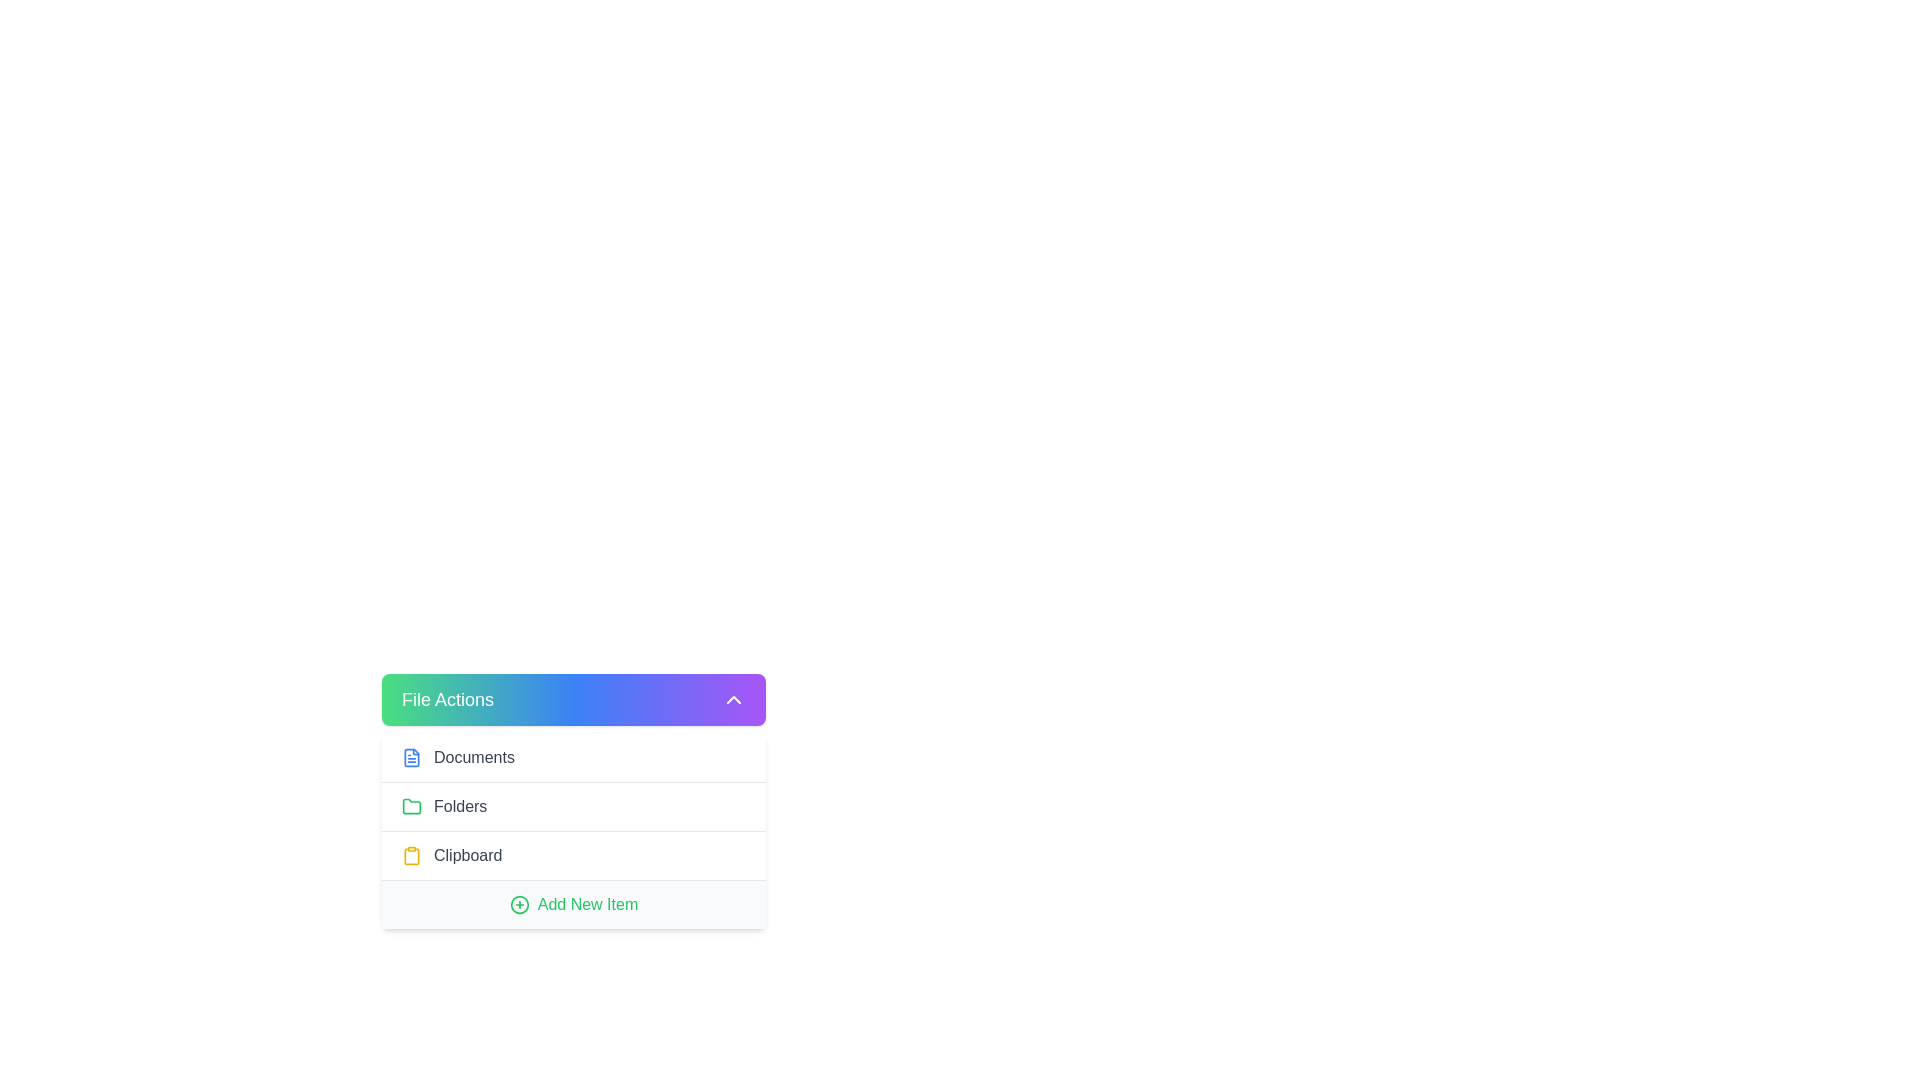  I want to click on the 'Add New Item' button, which is the fourth element under the 'File Actions' section, to potentially reveal additional information, so click(573, 903).